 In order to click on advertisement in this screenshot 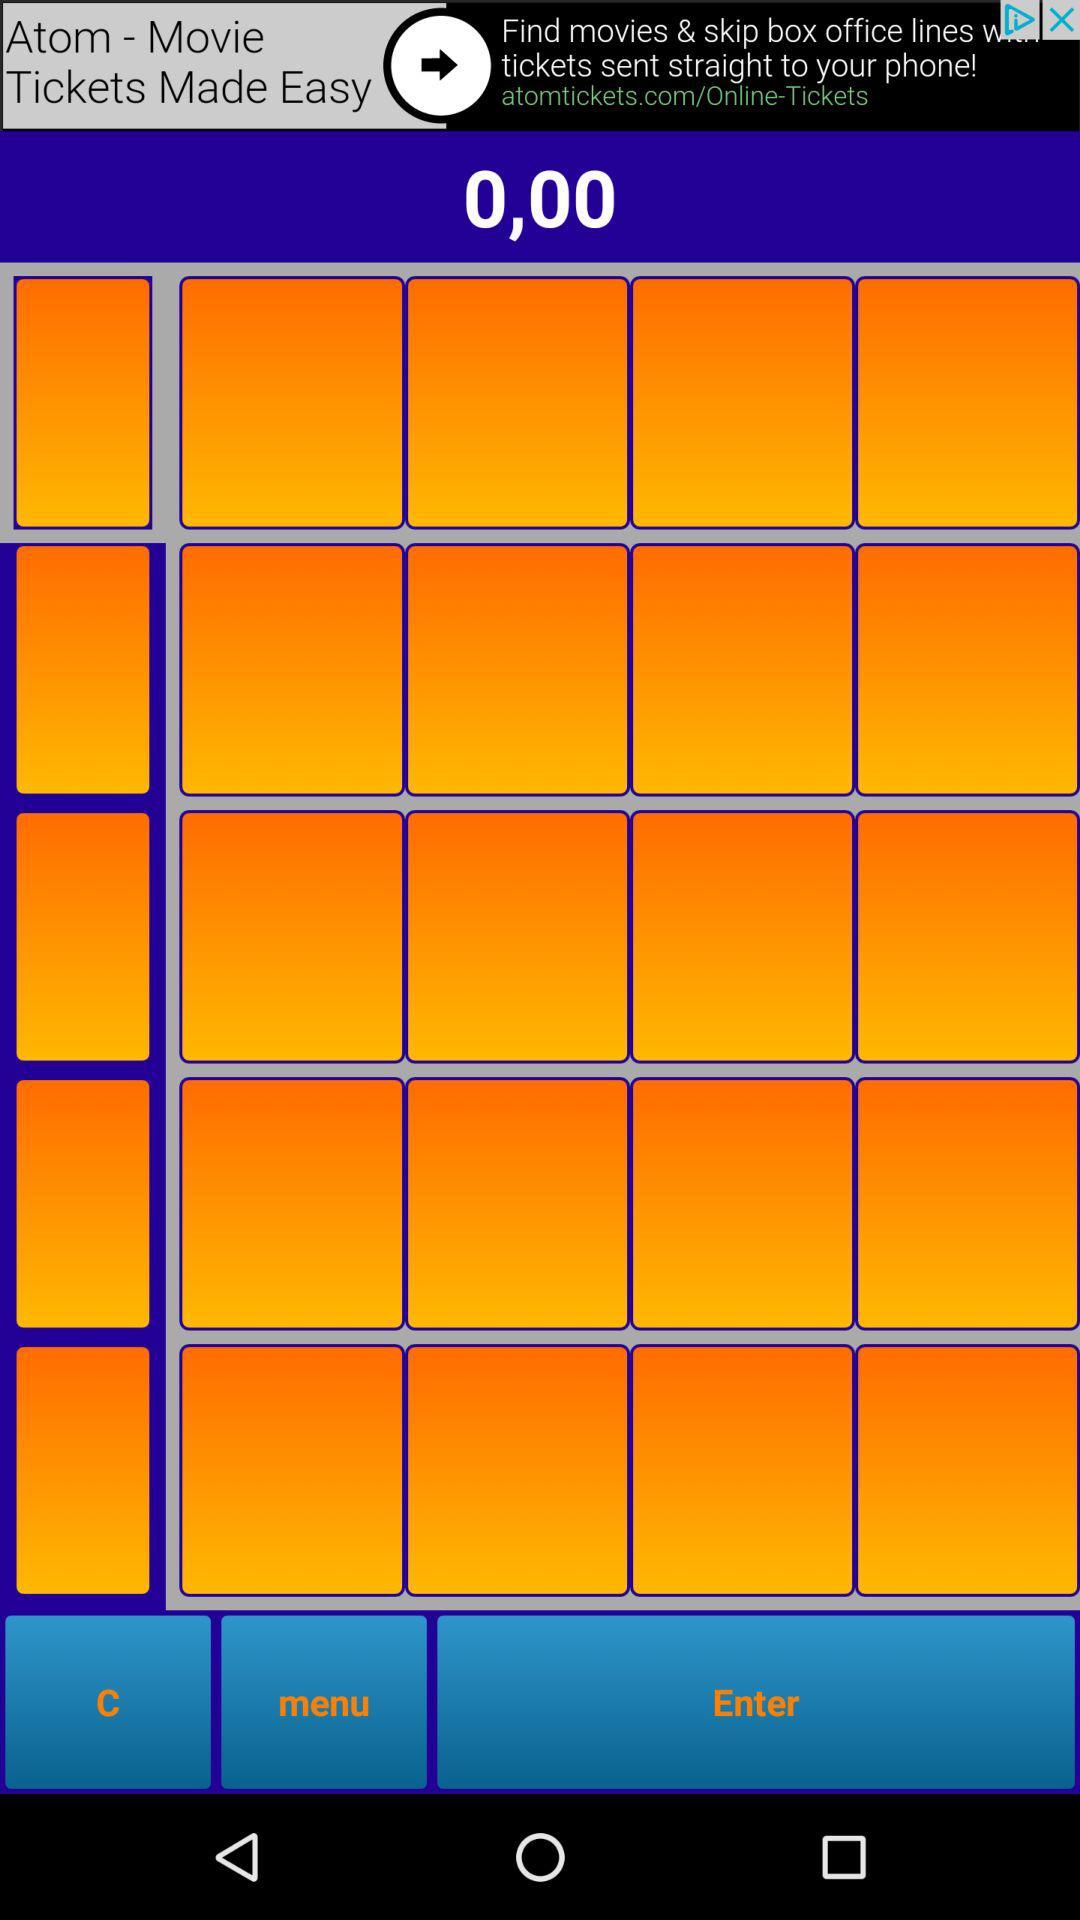, I will do `click(81, 1470)`.